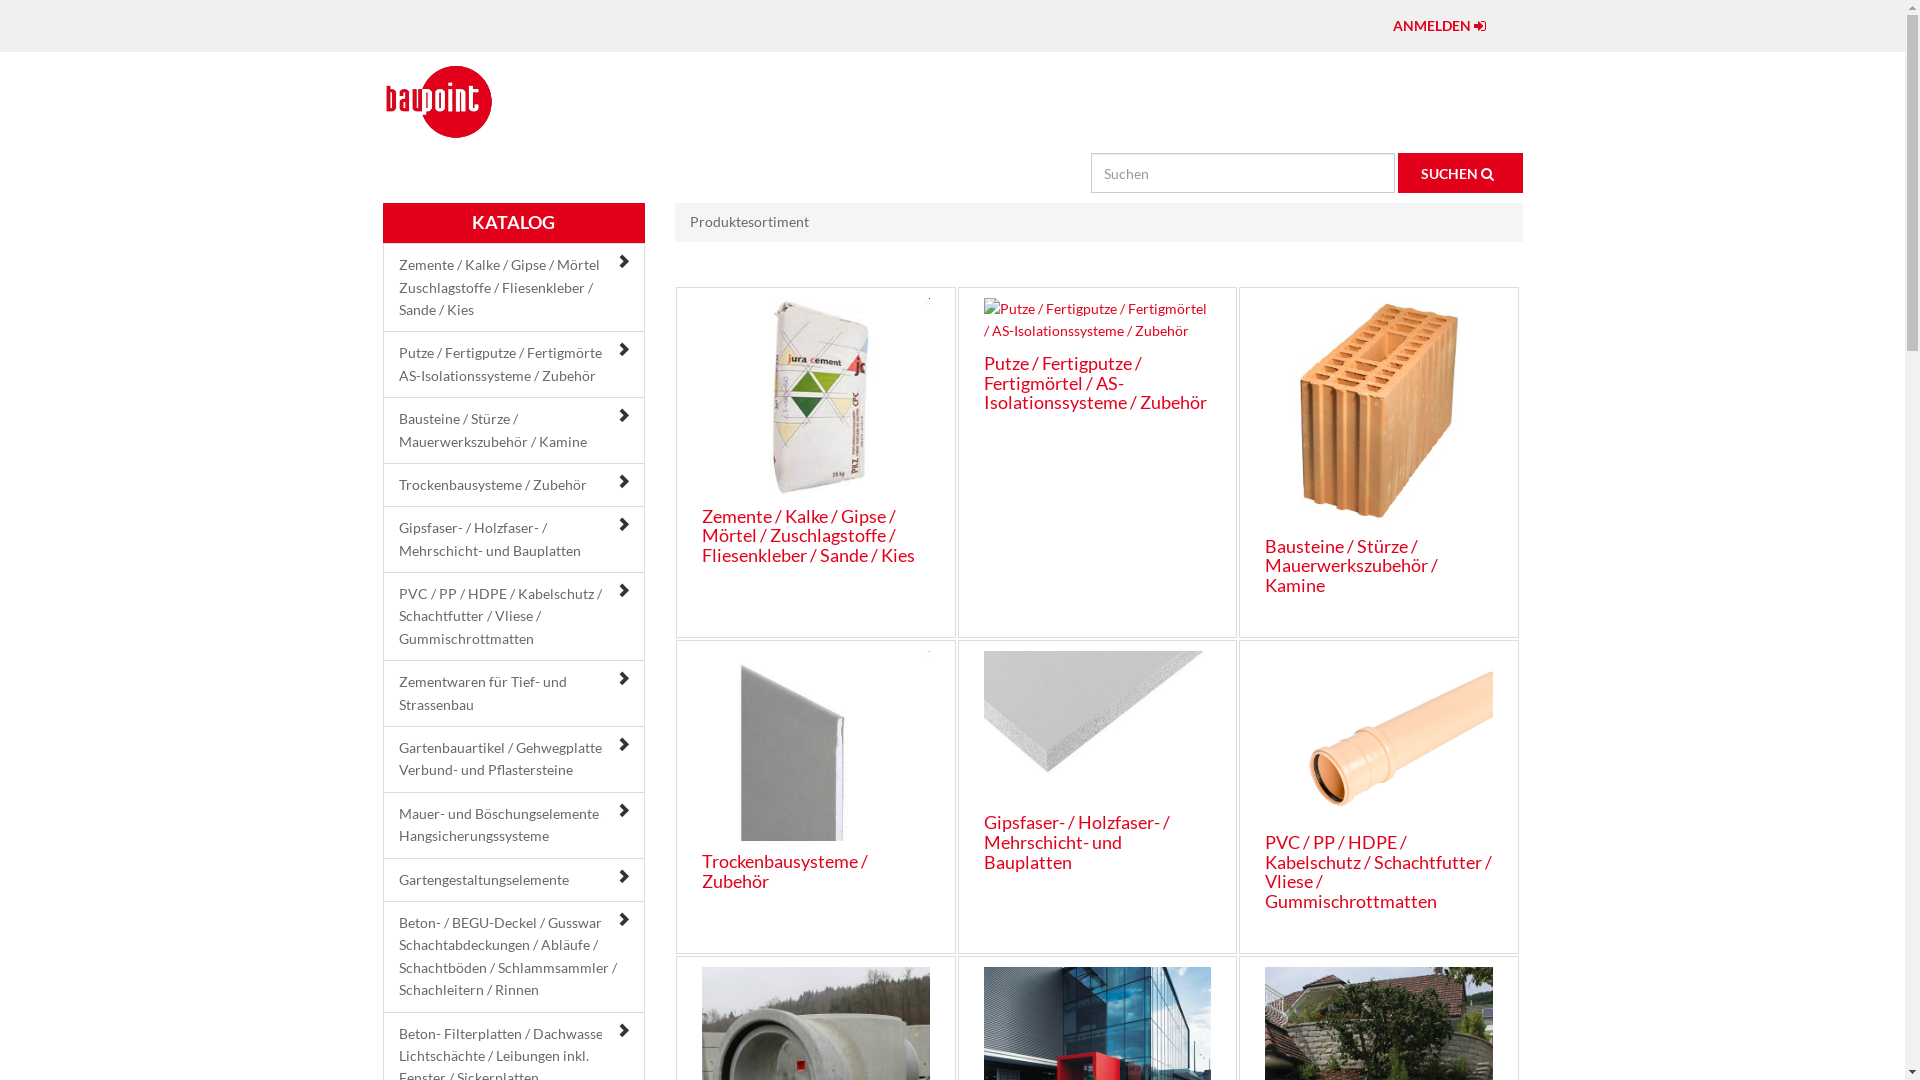  Describe the element at coordinates (1460, 172) in the screenshot. I see `'SUCHEN '` at that location.